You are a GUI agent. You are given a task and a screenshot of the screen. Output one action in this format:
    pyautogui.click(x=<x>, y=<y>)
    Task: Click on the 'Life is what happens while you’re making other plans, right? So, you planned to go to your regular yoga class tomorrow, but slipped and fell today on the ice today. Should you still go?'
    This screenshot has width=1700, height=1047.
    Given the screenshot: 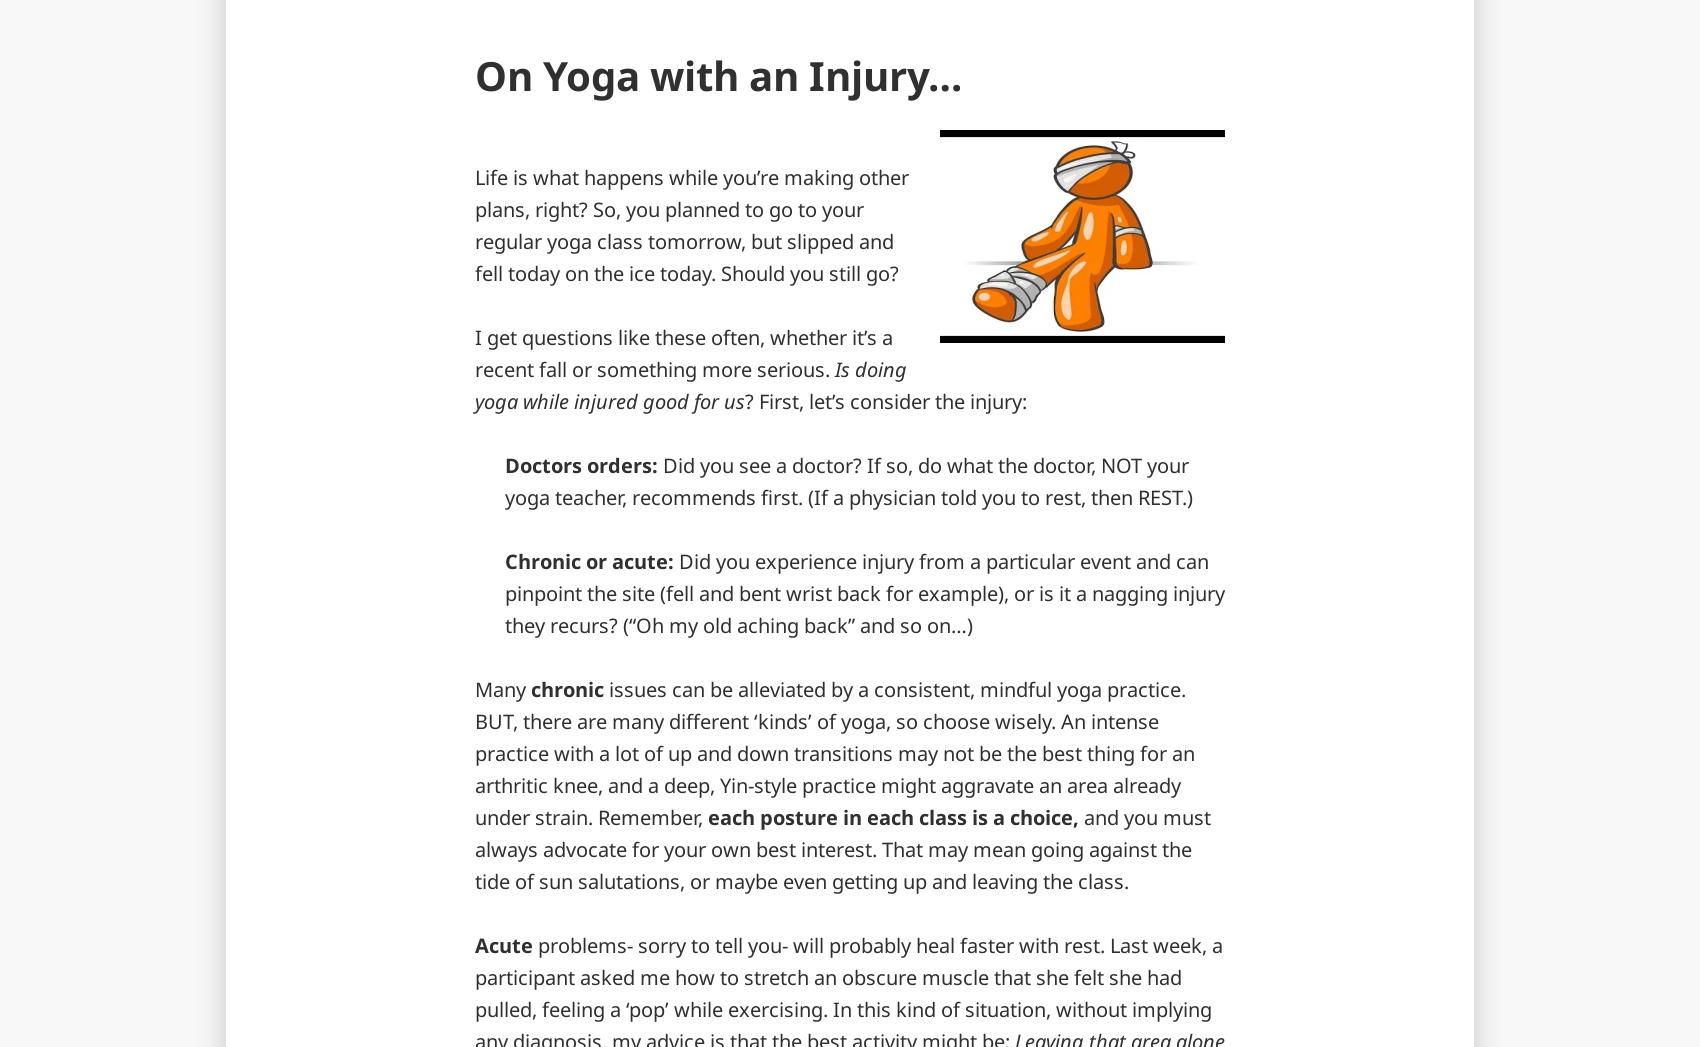 What is the action you would take?
    pyautogui.click(x=692, y=224)
    